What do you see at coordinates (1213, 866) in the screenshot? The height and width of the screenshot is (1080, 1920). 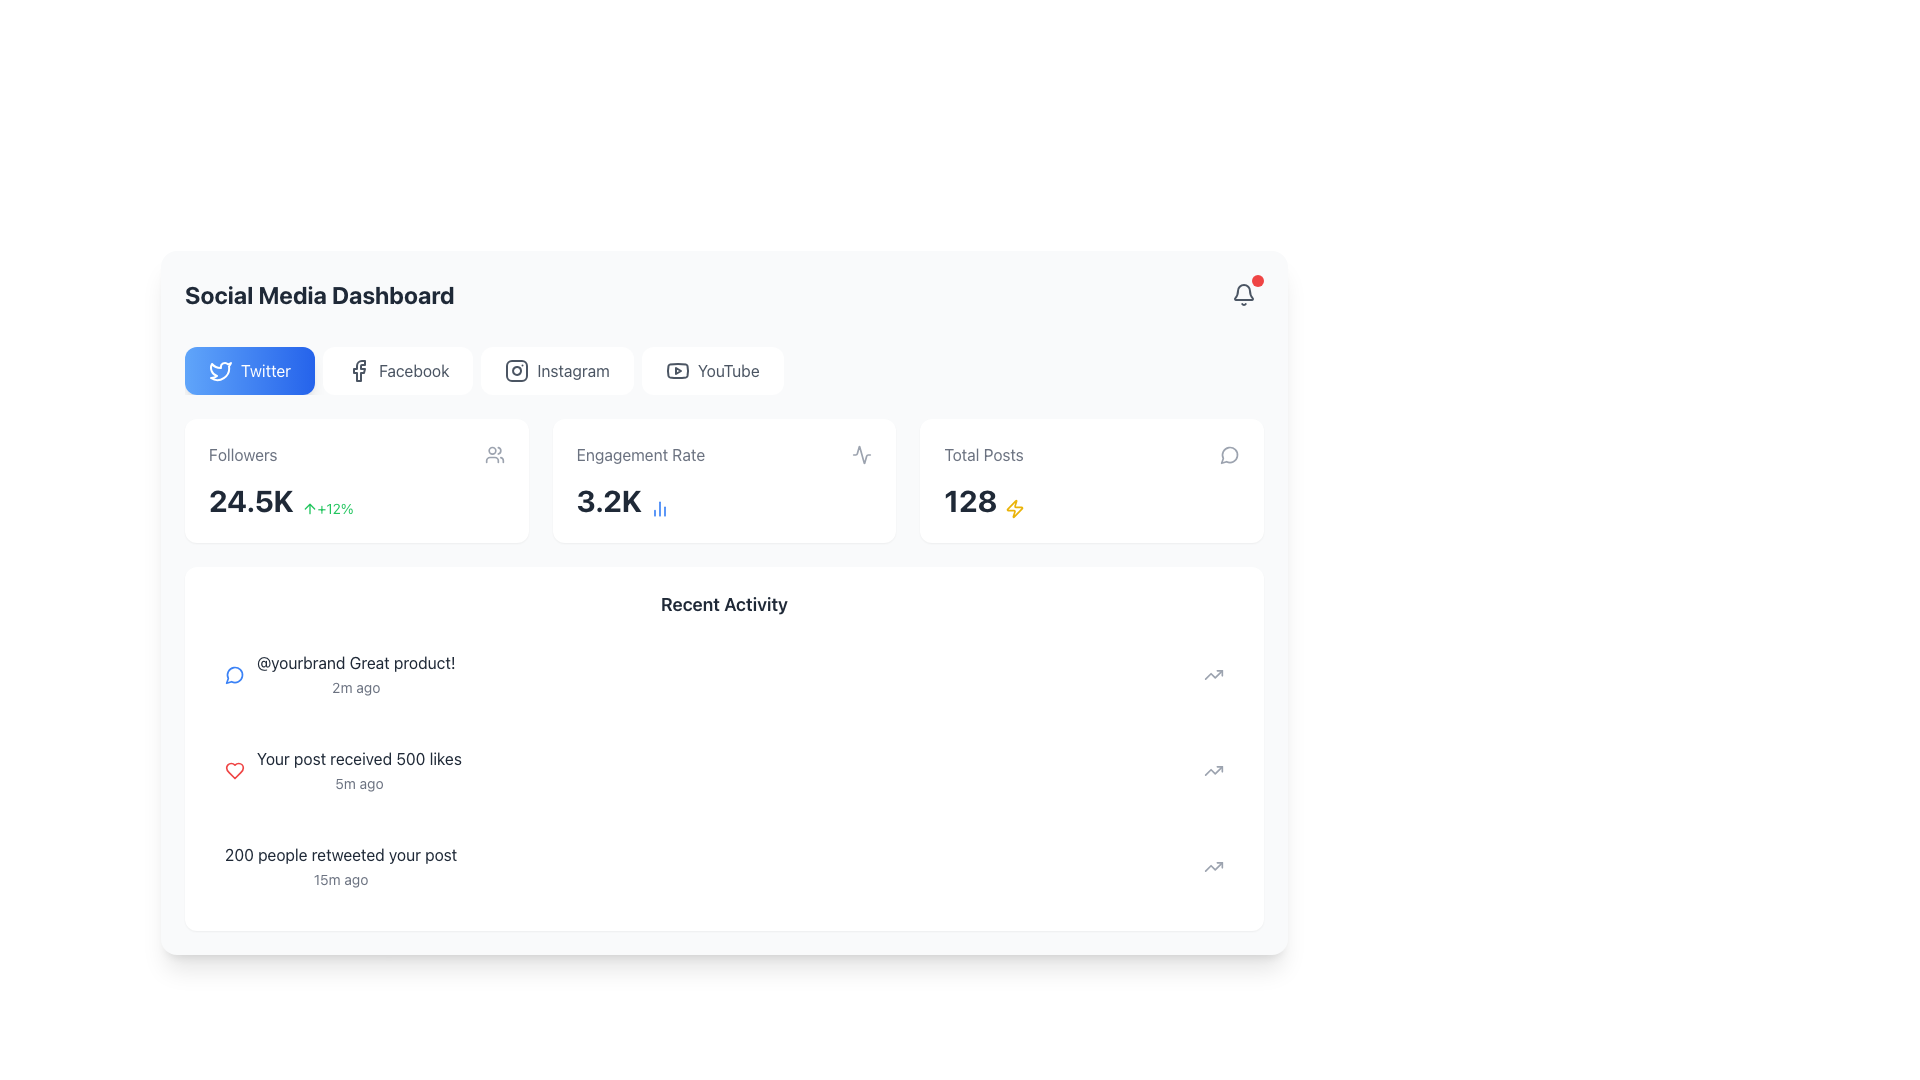 I see `the 'trending' or 'analytics' icon located in the 'Recent Activity' section, aligned with the entry about '200 people retweeted your post'` at bounding box center [1213, 866].